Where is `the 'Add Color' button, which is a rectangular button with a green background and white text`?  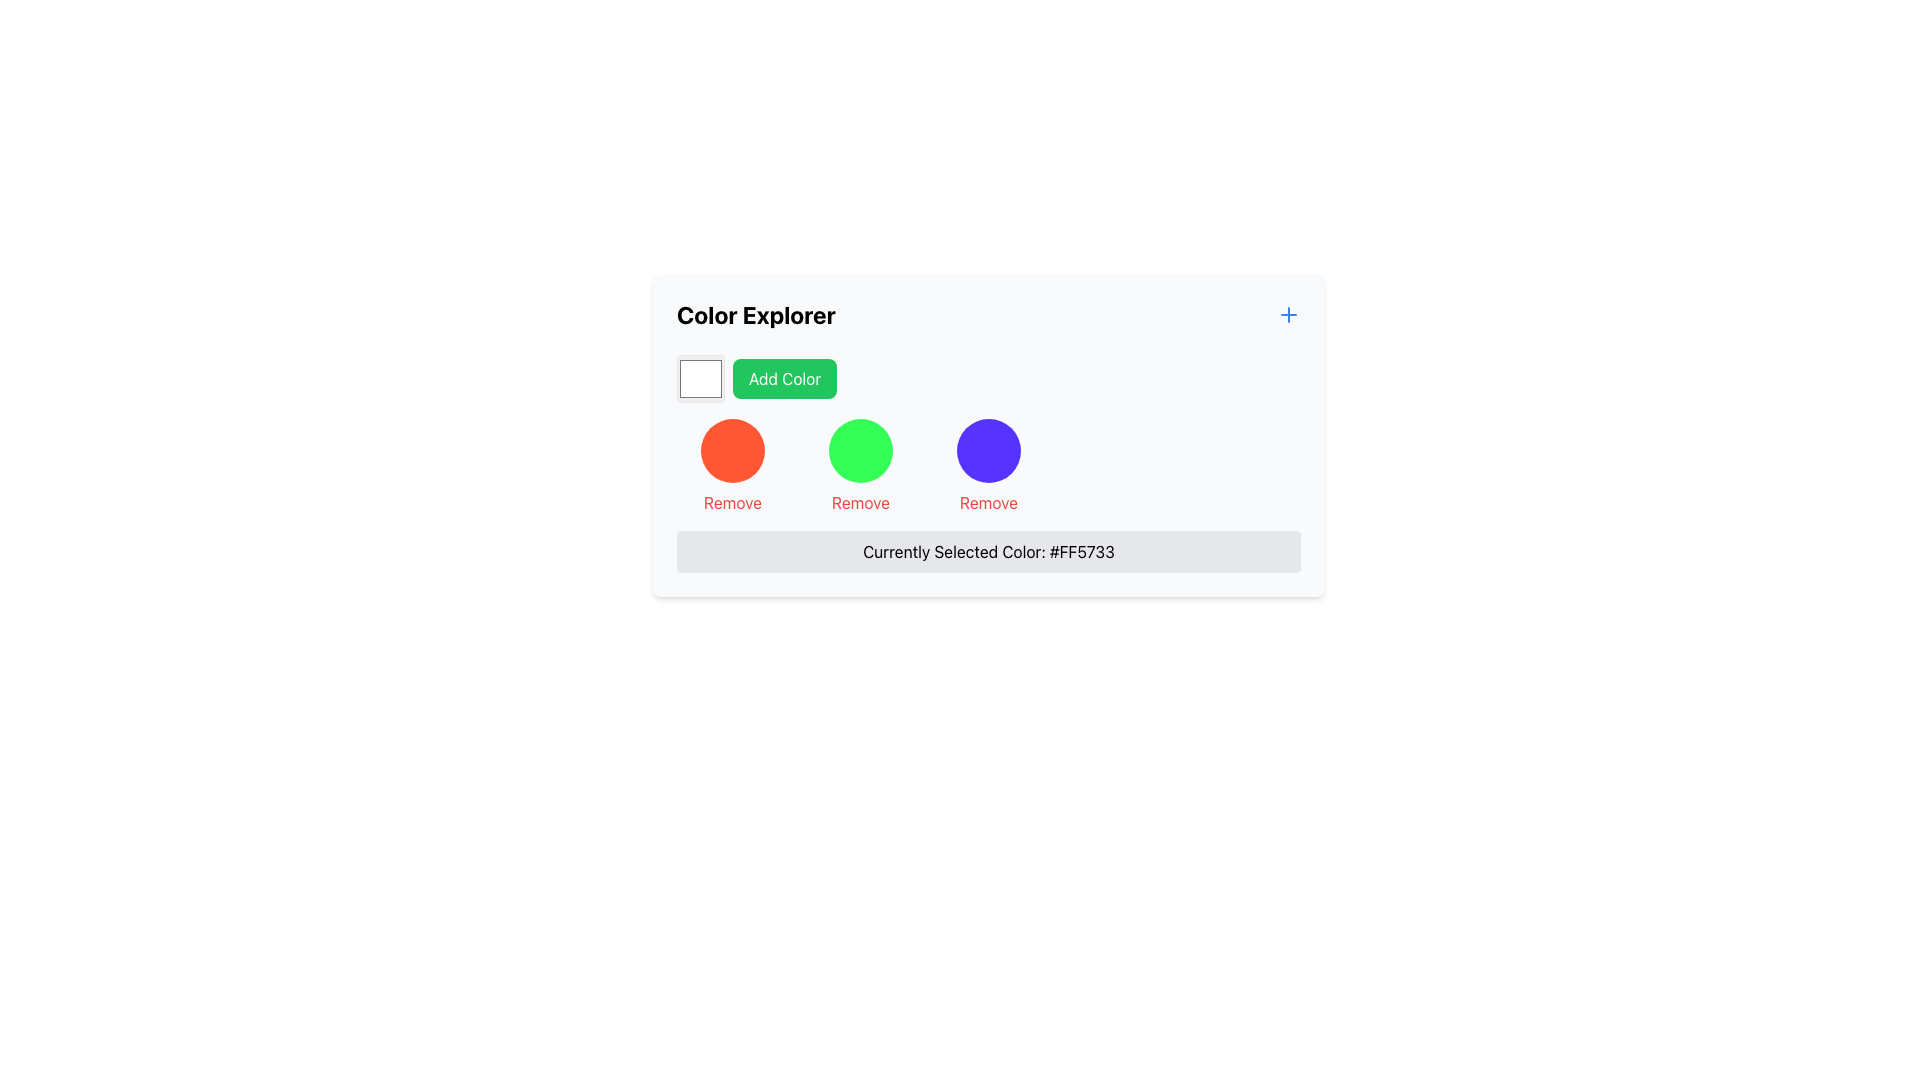 the 'Add Color' button, which is a rectangular button with a green background and white text is located at coordinates (784, 378).